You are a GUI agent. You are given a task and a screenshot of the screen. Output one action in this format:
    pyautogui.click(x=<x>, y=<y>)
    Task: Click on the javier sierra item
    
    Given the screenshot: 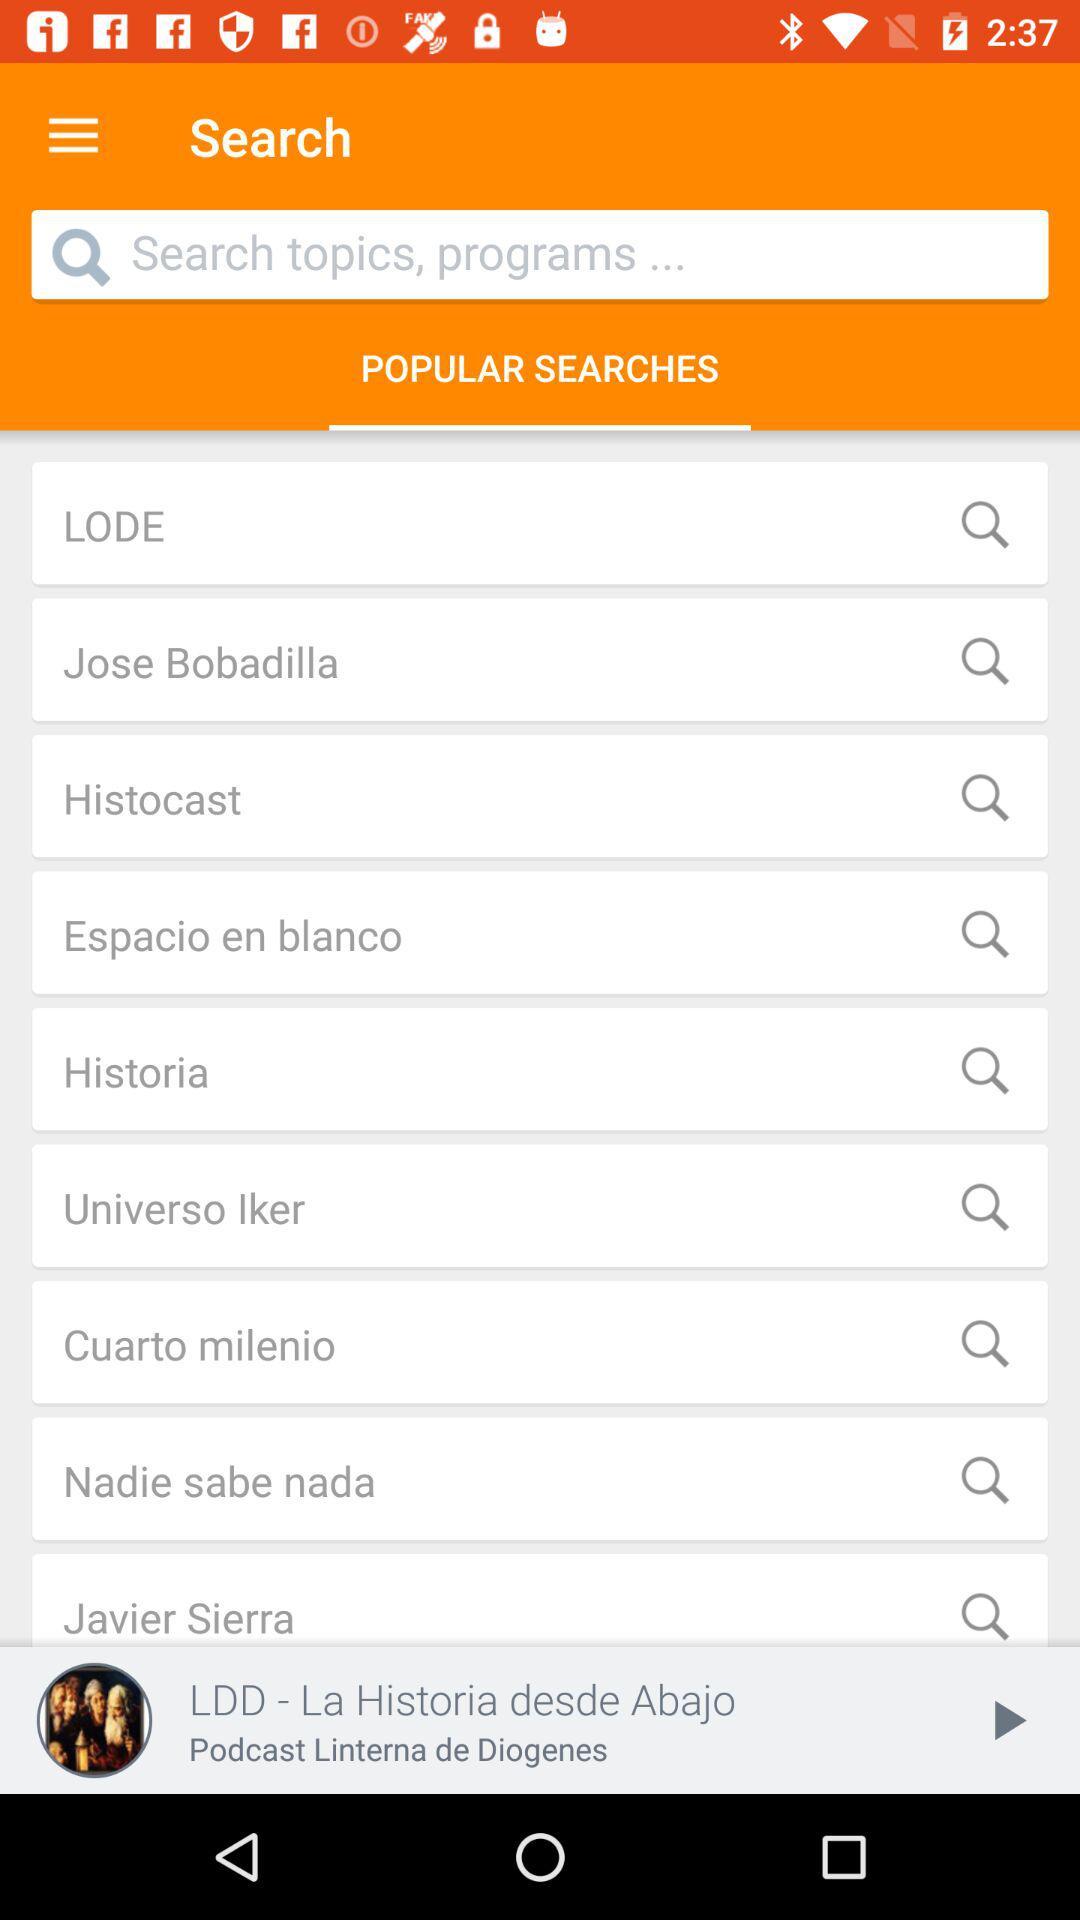 What is the action you would take?
    pyautogui.click(x=540, y=1600)
    